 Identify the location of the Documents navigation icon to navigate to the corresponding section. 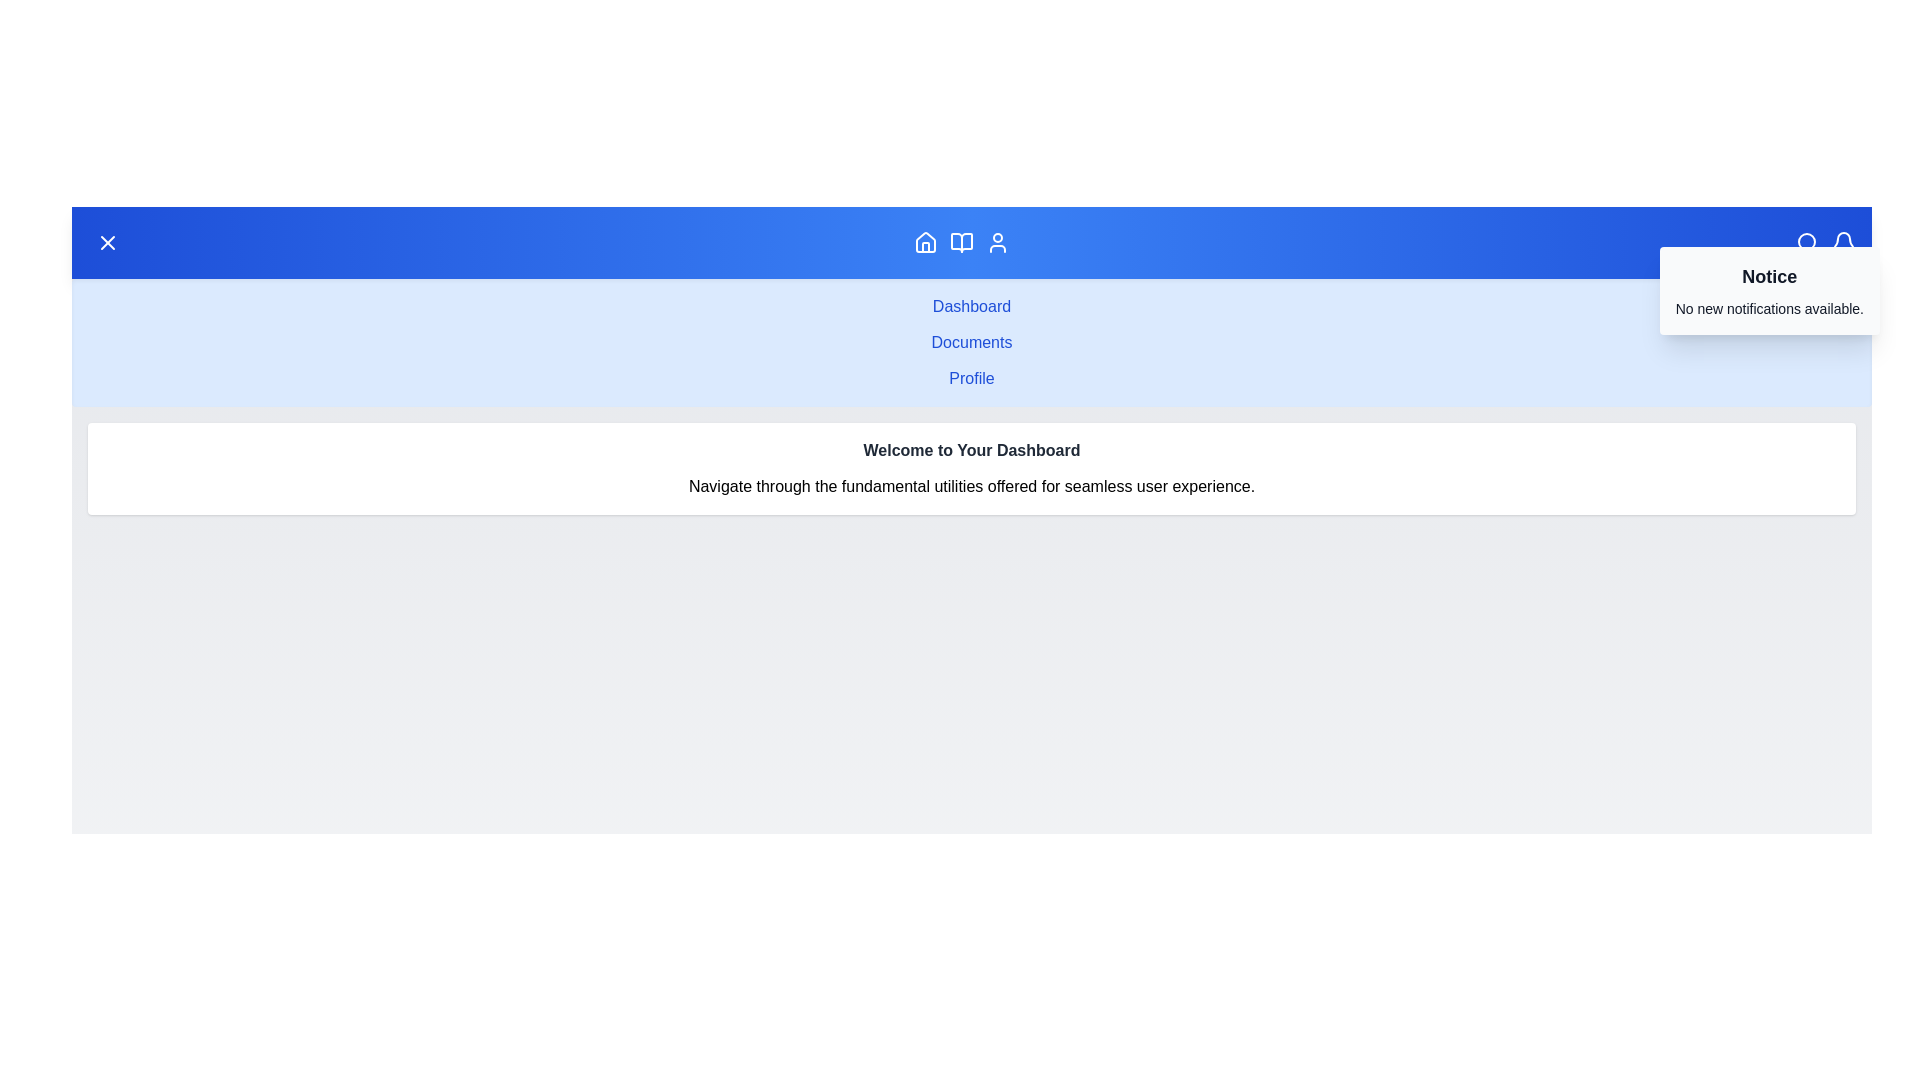
(961, 242).